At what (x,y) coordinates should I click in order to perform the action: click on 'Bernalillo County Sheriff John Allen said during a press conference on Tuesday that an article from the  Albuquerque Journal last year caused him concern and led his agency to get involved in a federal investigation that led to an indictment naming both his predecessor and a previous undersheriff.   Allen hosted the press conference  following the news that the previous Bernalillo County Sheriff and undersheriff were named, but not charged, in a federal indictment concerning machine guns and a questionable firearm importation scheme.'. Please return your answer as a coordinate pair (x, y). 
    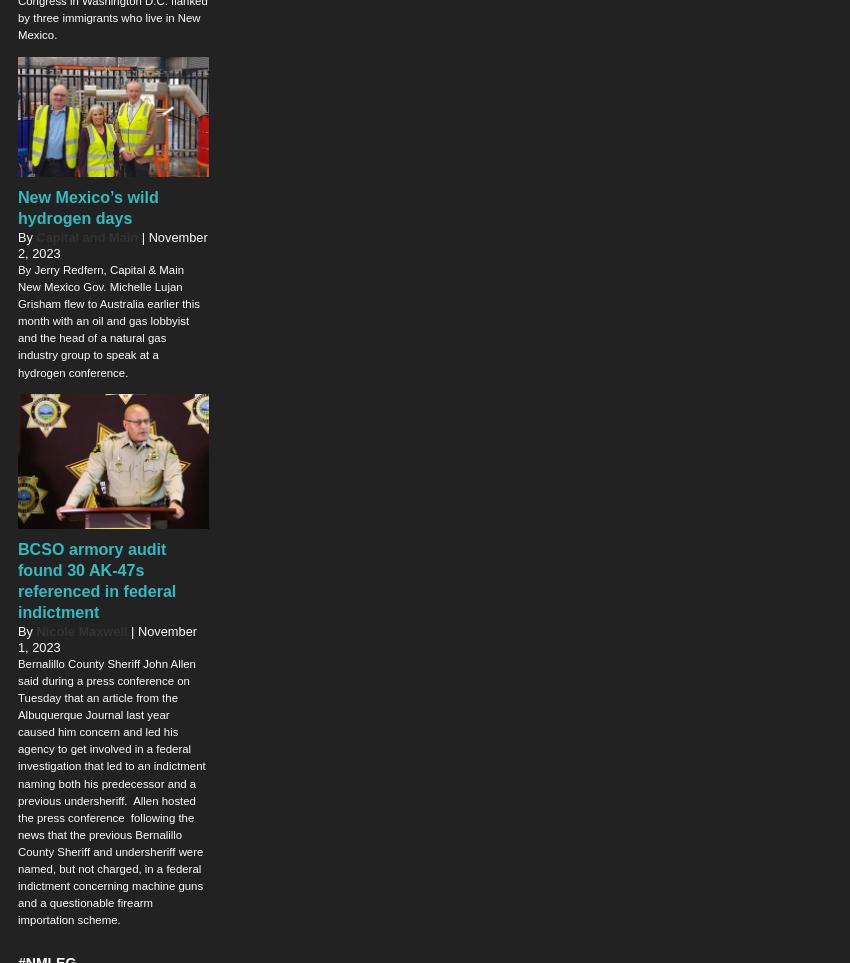
    Looking at the image, I should click on (110, 790).